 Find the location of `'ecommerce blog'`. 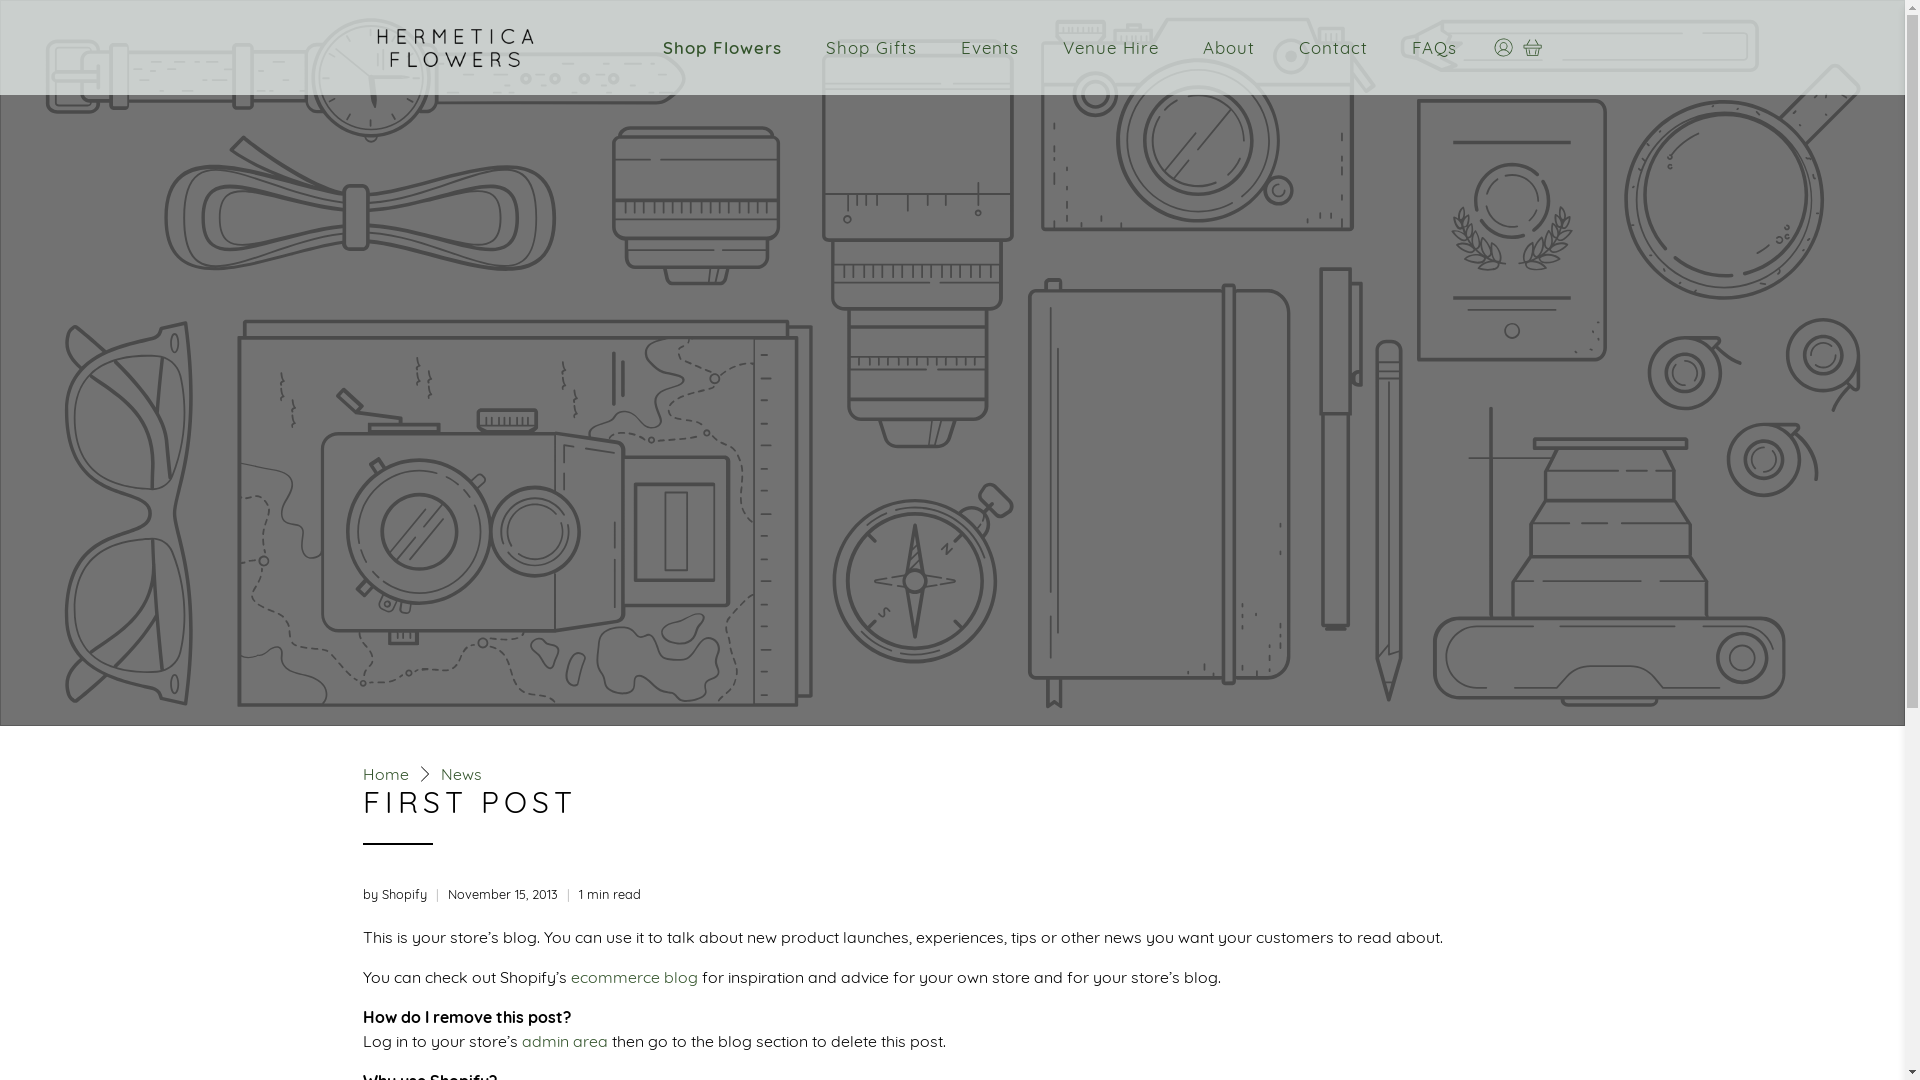

'ecommerce blog' is located at coordinates (632, 974).